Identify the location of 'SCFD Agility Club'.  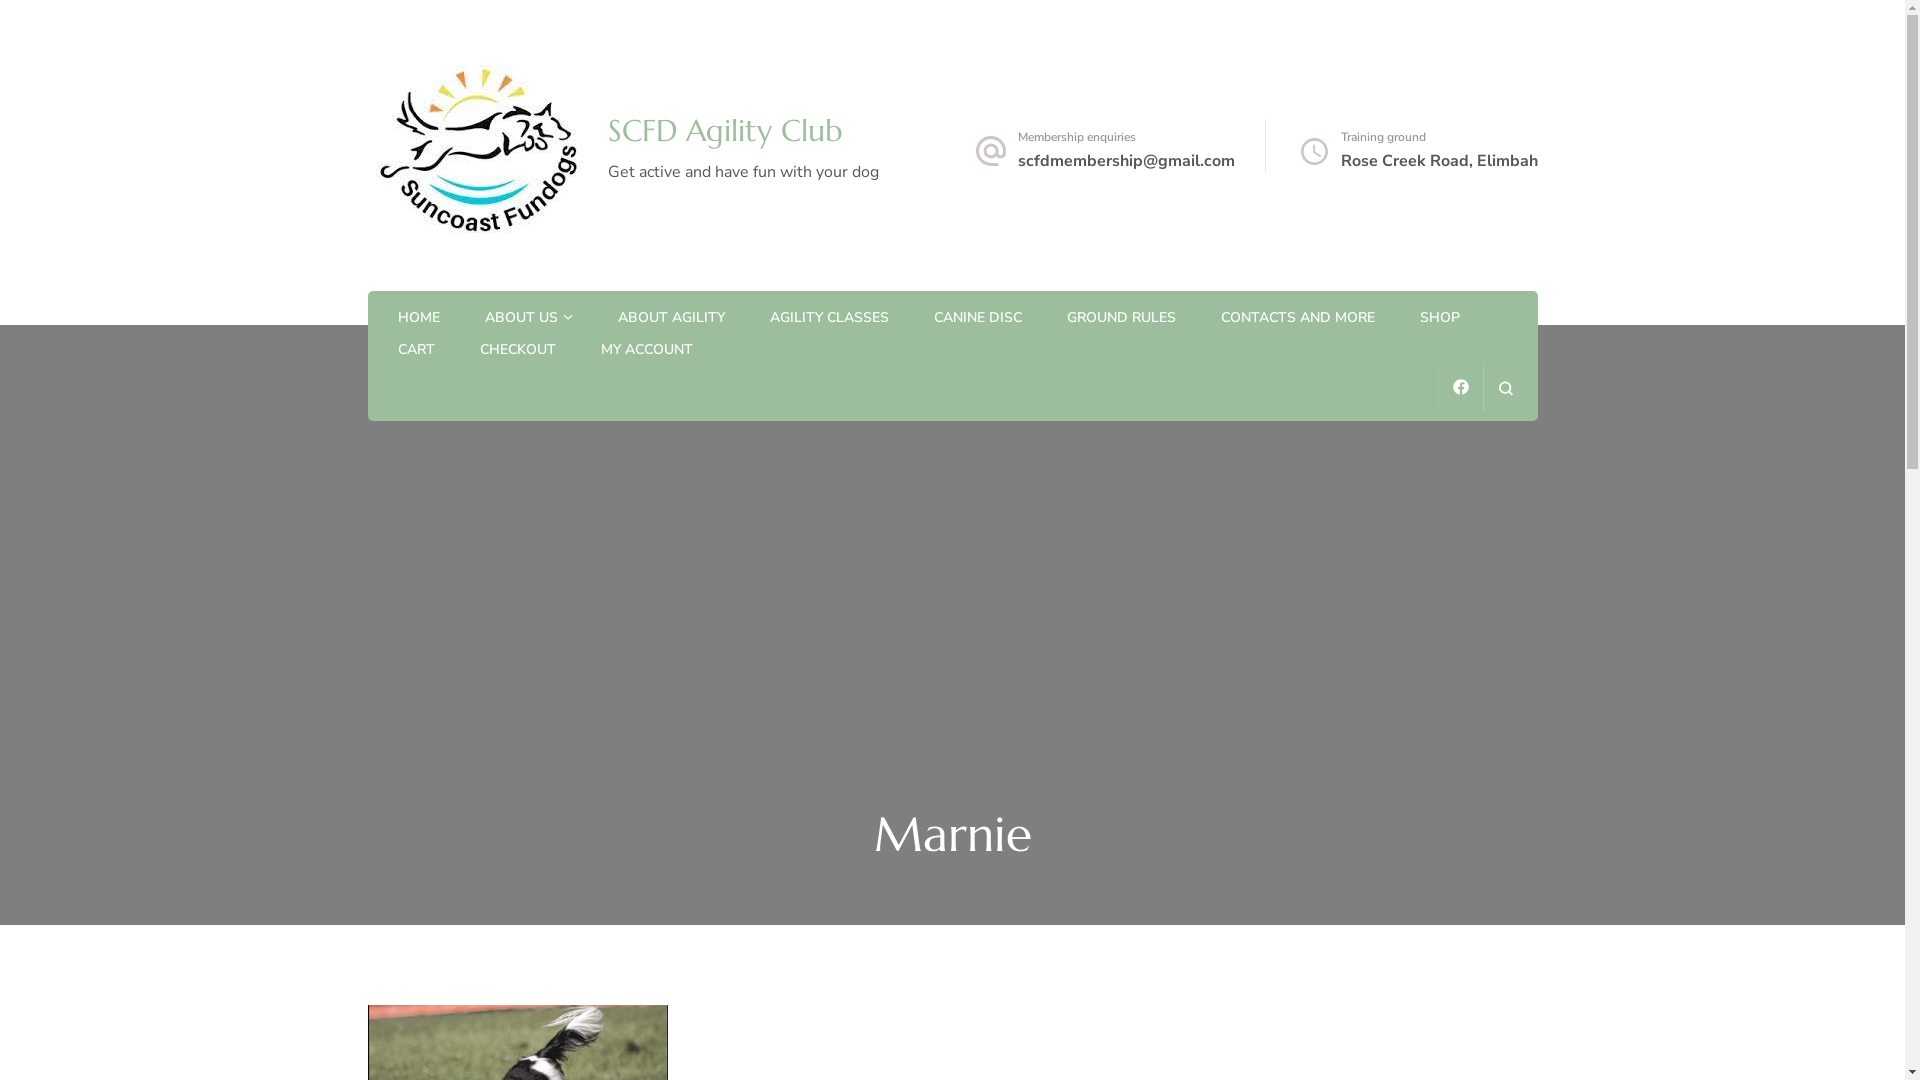
(724, 130).